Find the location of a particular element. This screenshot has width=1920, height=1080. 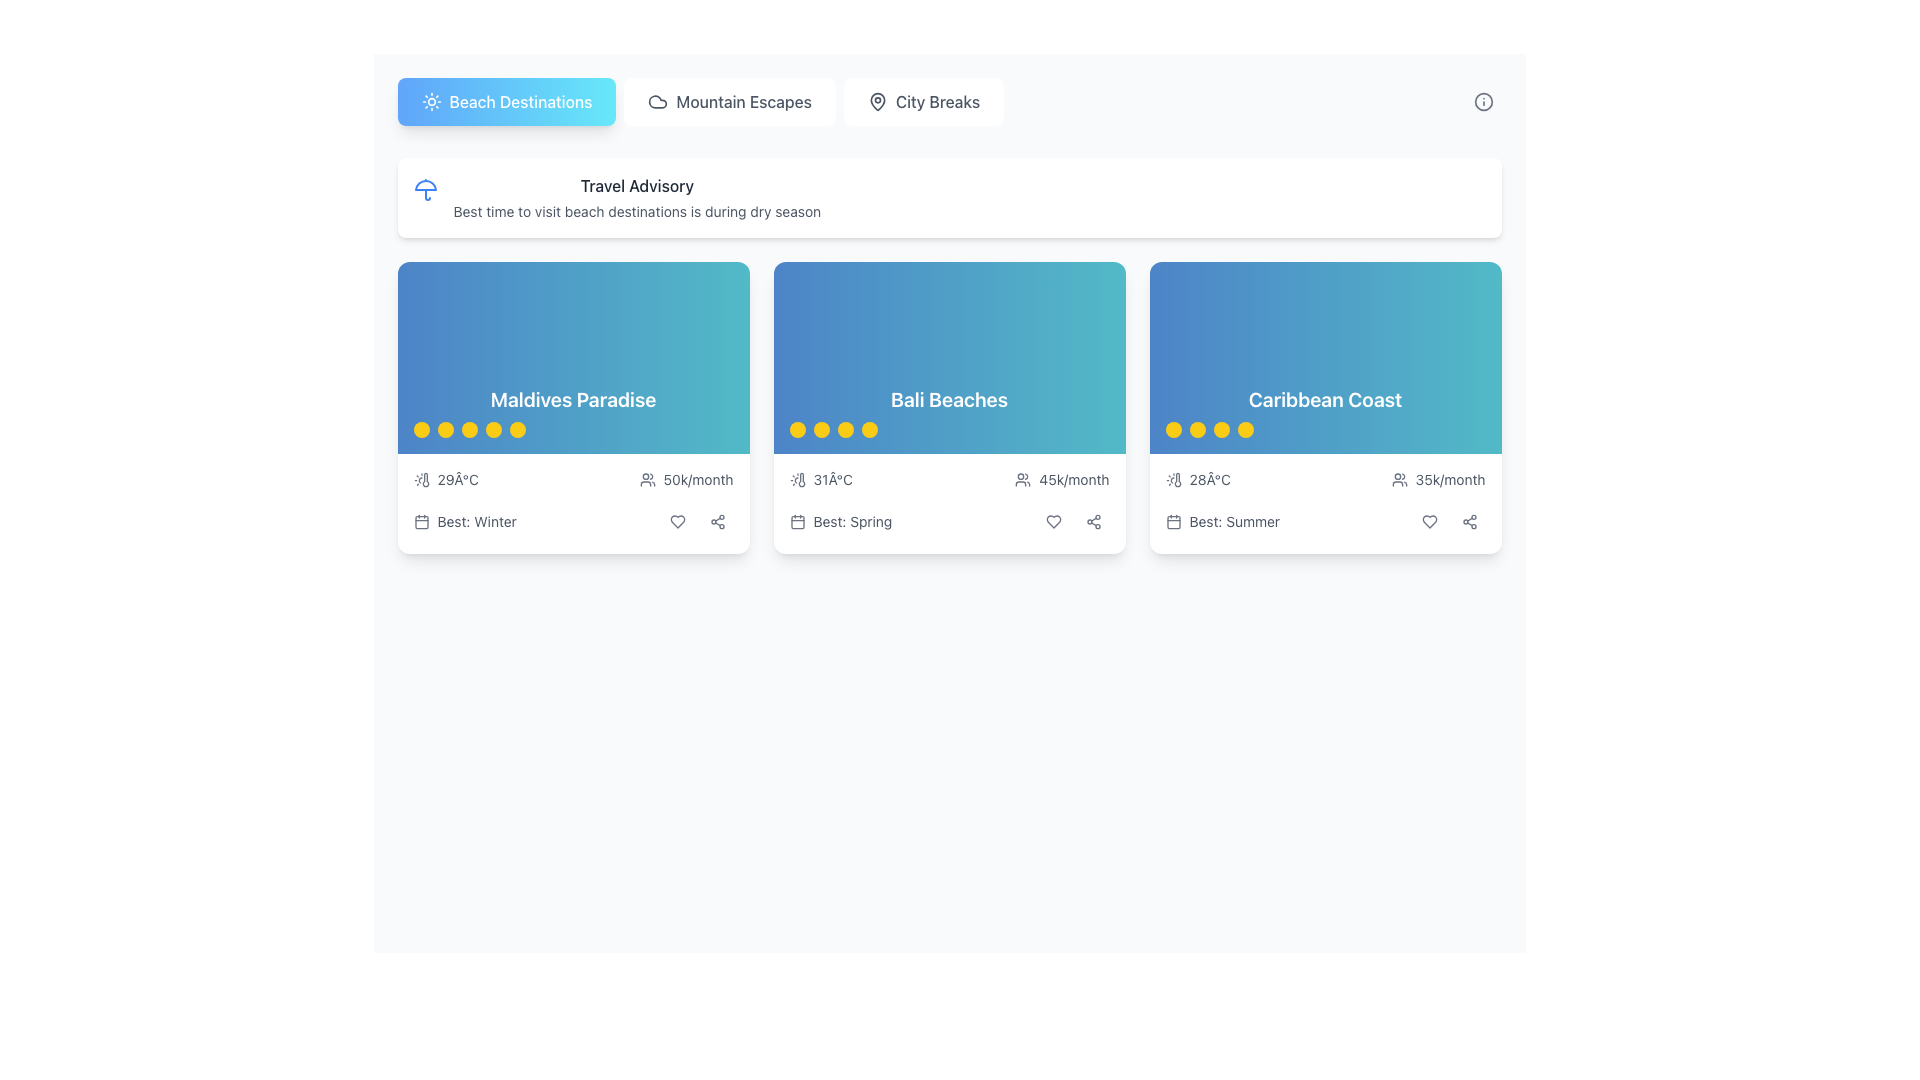

the static text block that provides contextual information or notifications regarding travel conditions, which is located beneath the navigation bar and above the destination cards is located at coordinates (636, 197).